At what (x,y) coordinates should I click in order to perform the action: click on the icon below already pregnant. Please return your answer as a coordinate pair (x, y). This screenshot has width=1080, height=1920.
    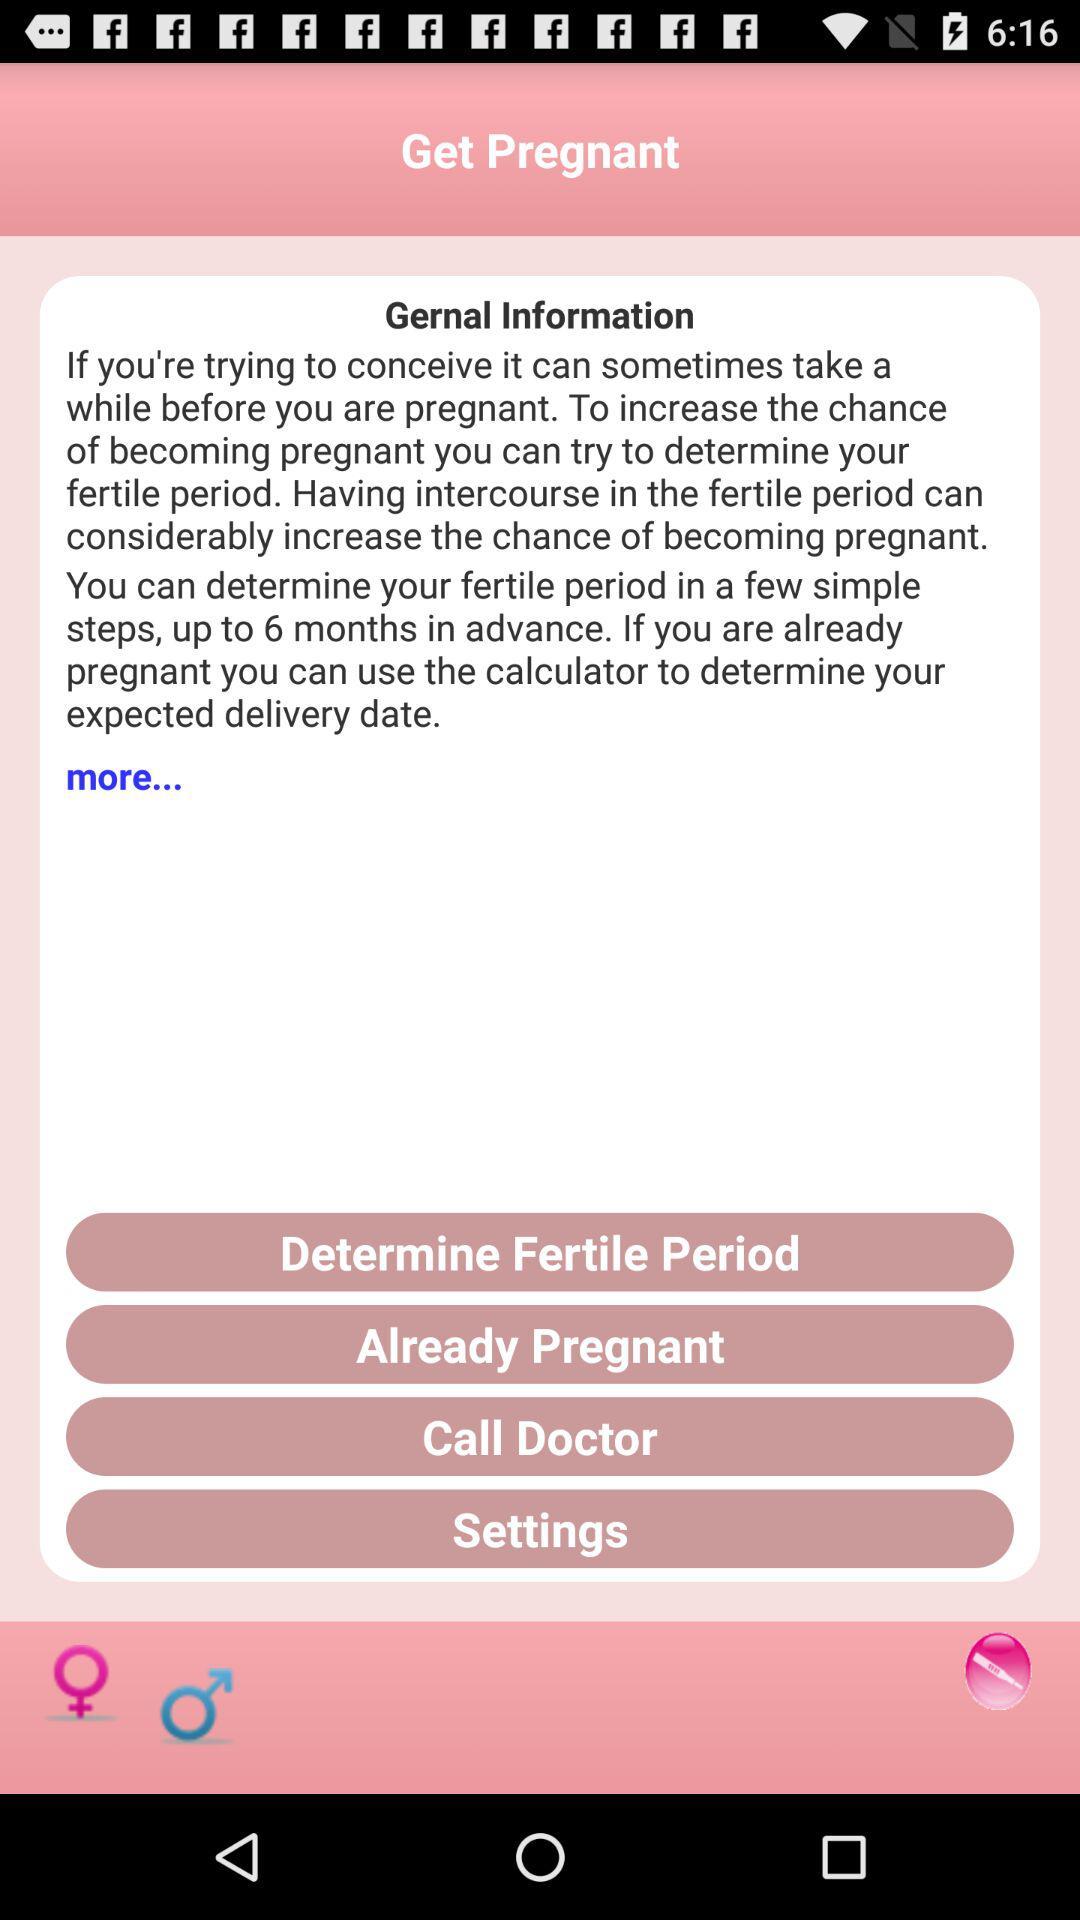
    Looking at the image, I should click on (540, 1435).